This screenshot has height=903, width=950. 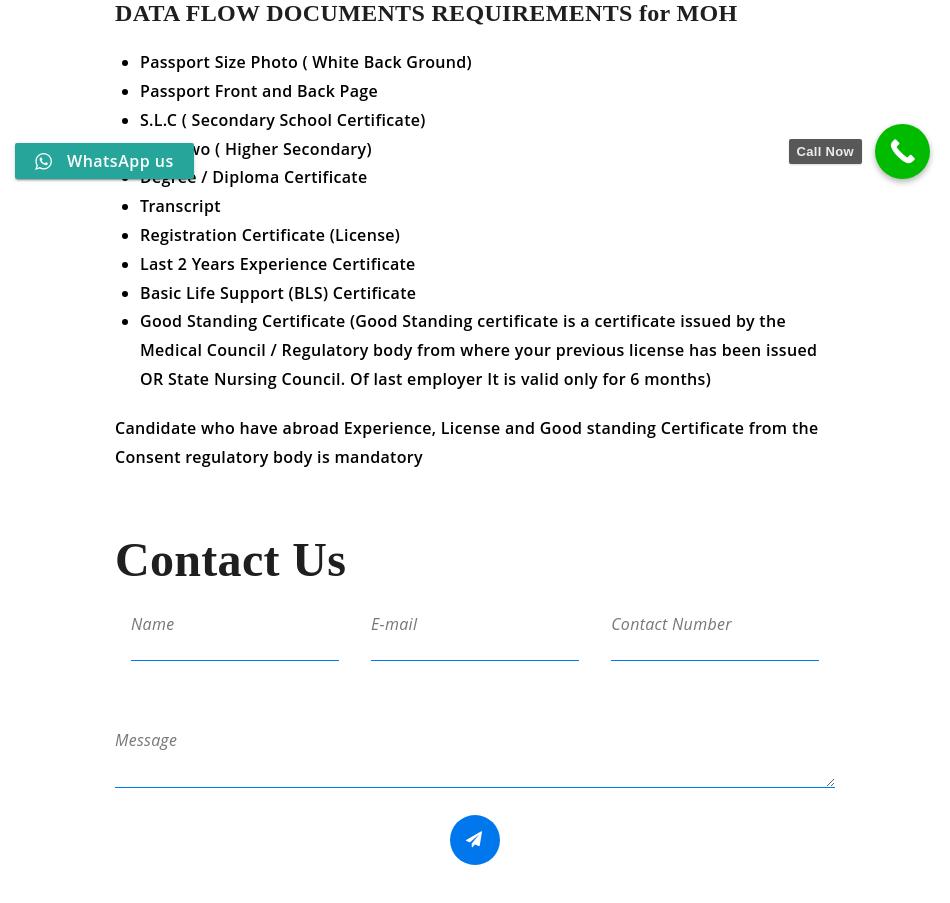 I want to click on 'Registration Certificate (License)', so click(x=268, y=247).